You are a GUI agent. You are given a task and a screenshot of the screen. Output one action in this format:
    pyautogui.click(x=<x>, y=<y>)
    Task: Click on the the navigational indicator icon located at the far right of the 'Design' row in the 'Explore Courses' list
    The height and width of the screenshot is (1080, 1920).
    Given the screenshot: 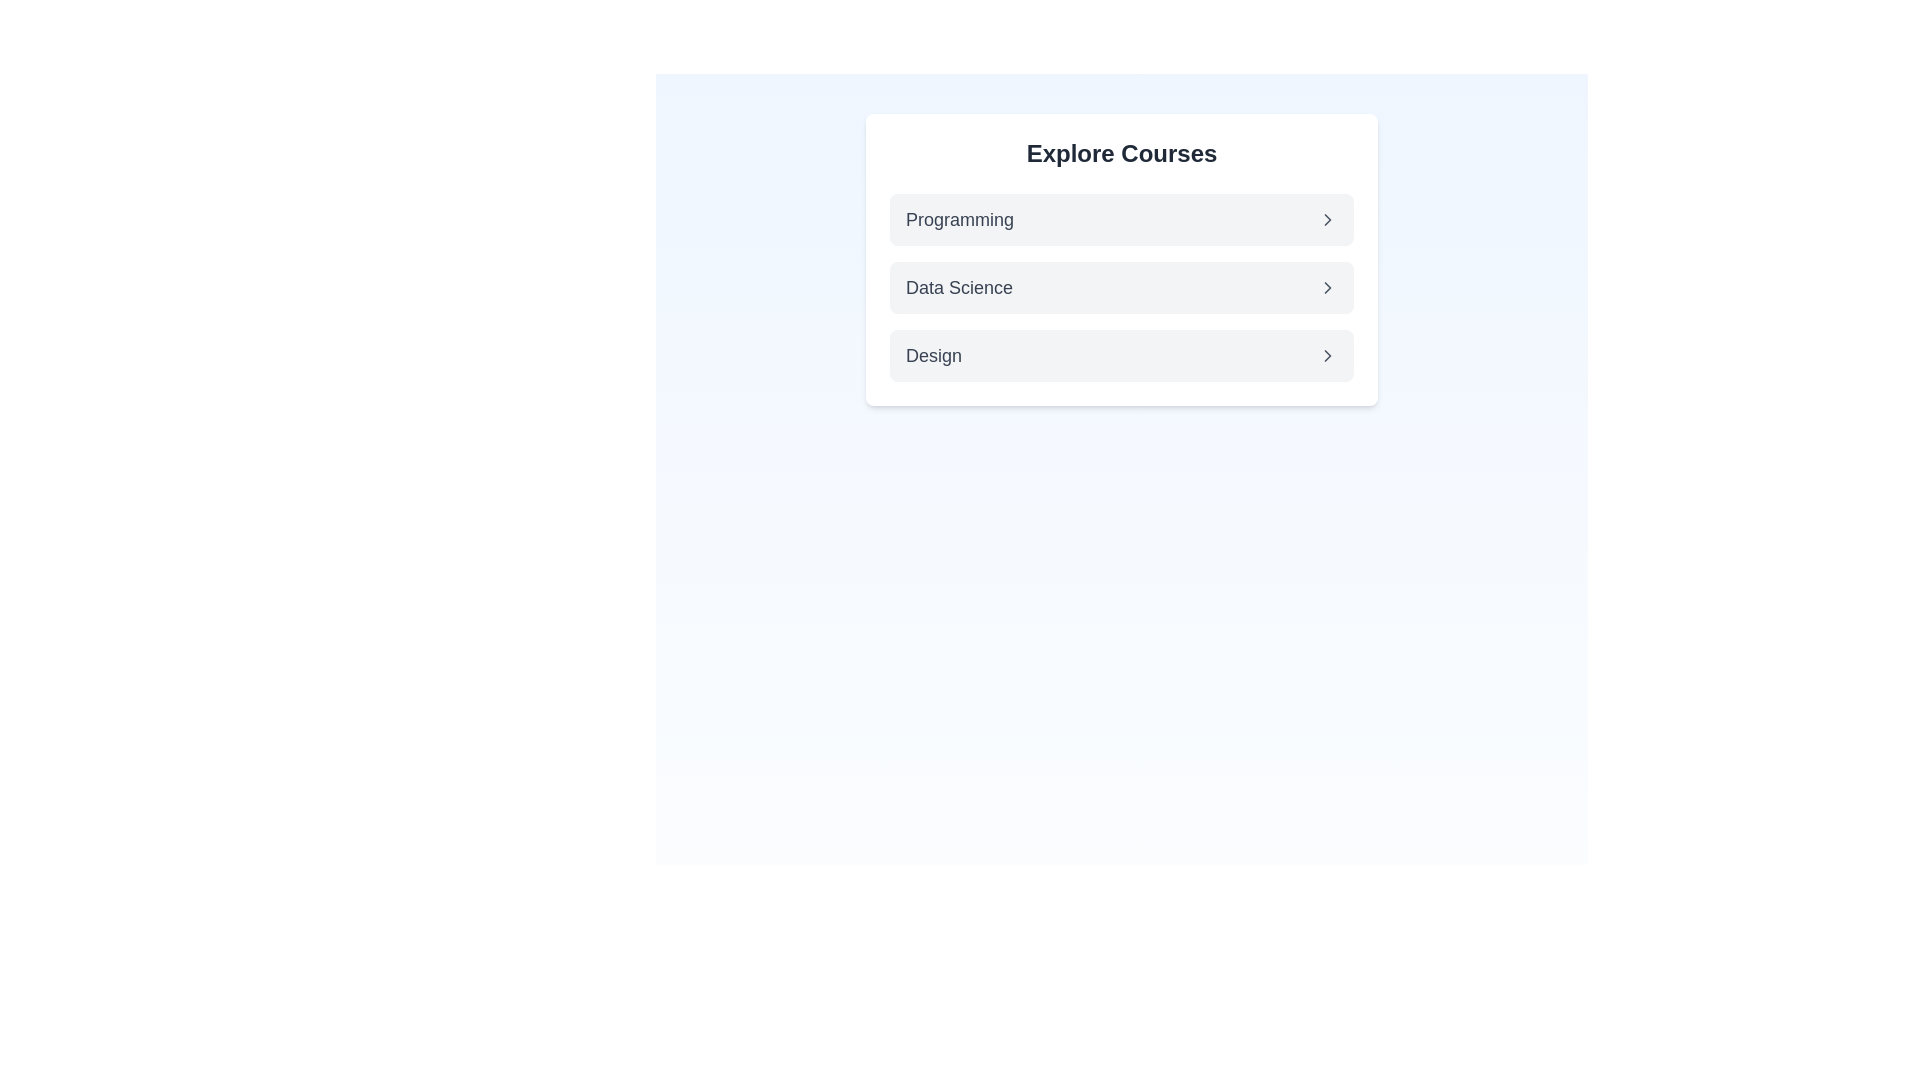 What is the action you would take?
    pyautogui.click(x=1328, y=354)
    